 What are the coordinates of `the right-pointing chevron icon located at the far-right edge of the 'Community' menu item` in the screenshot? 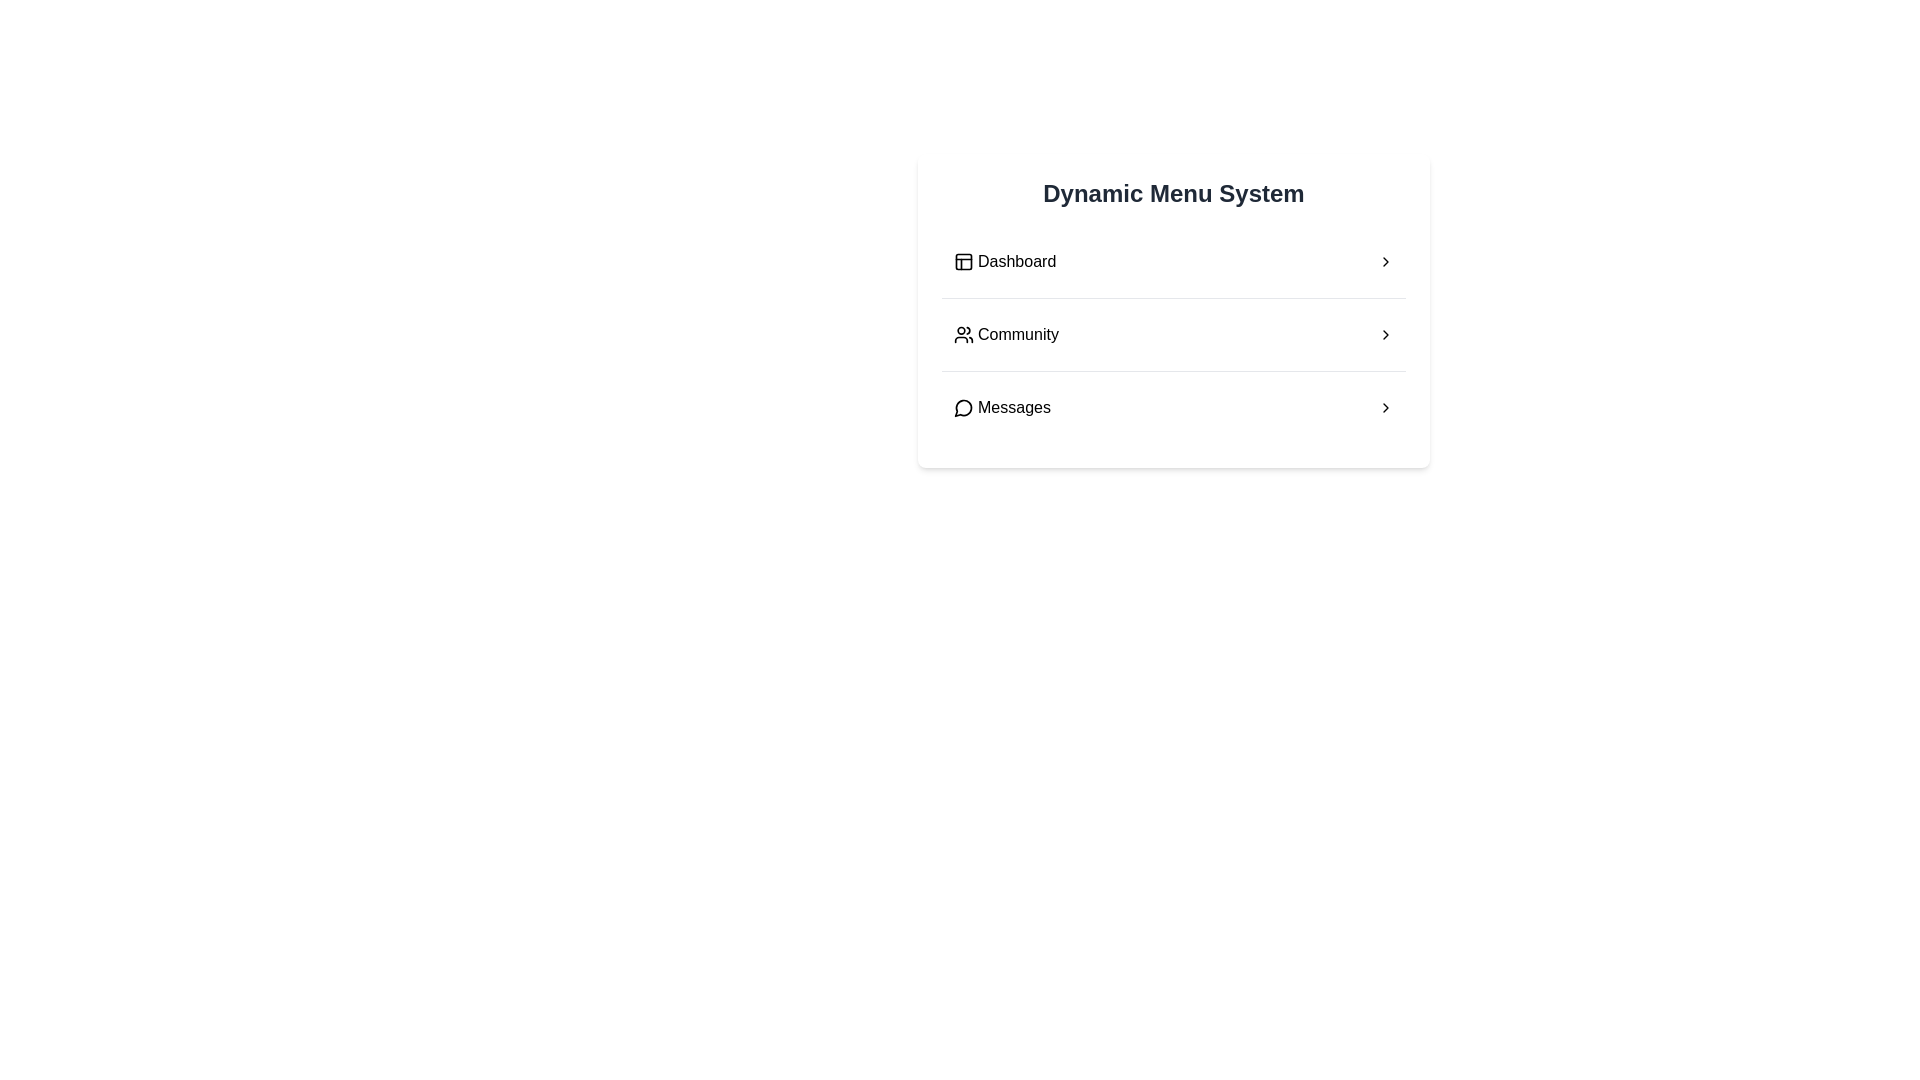 It's located at (1385, 334).